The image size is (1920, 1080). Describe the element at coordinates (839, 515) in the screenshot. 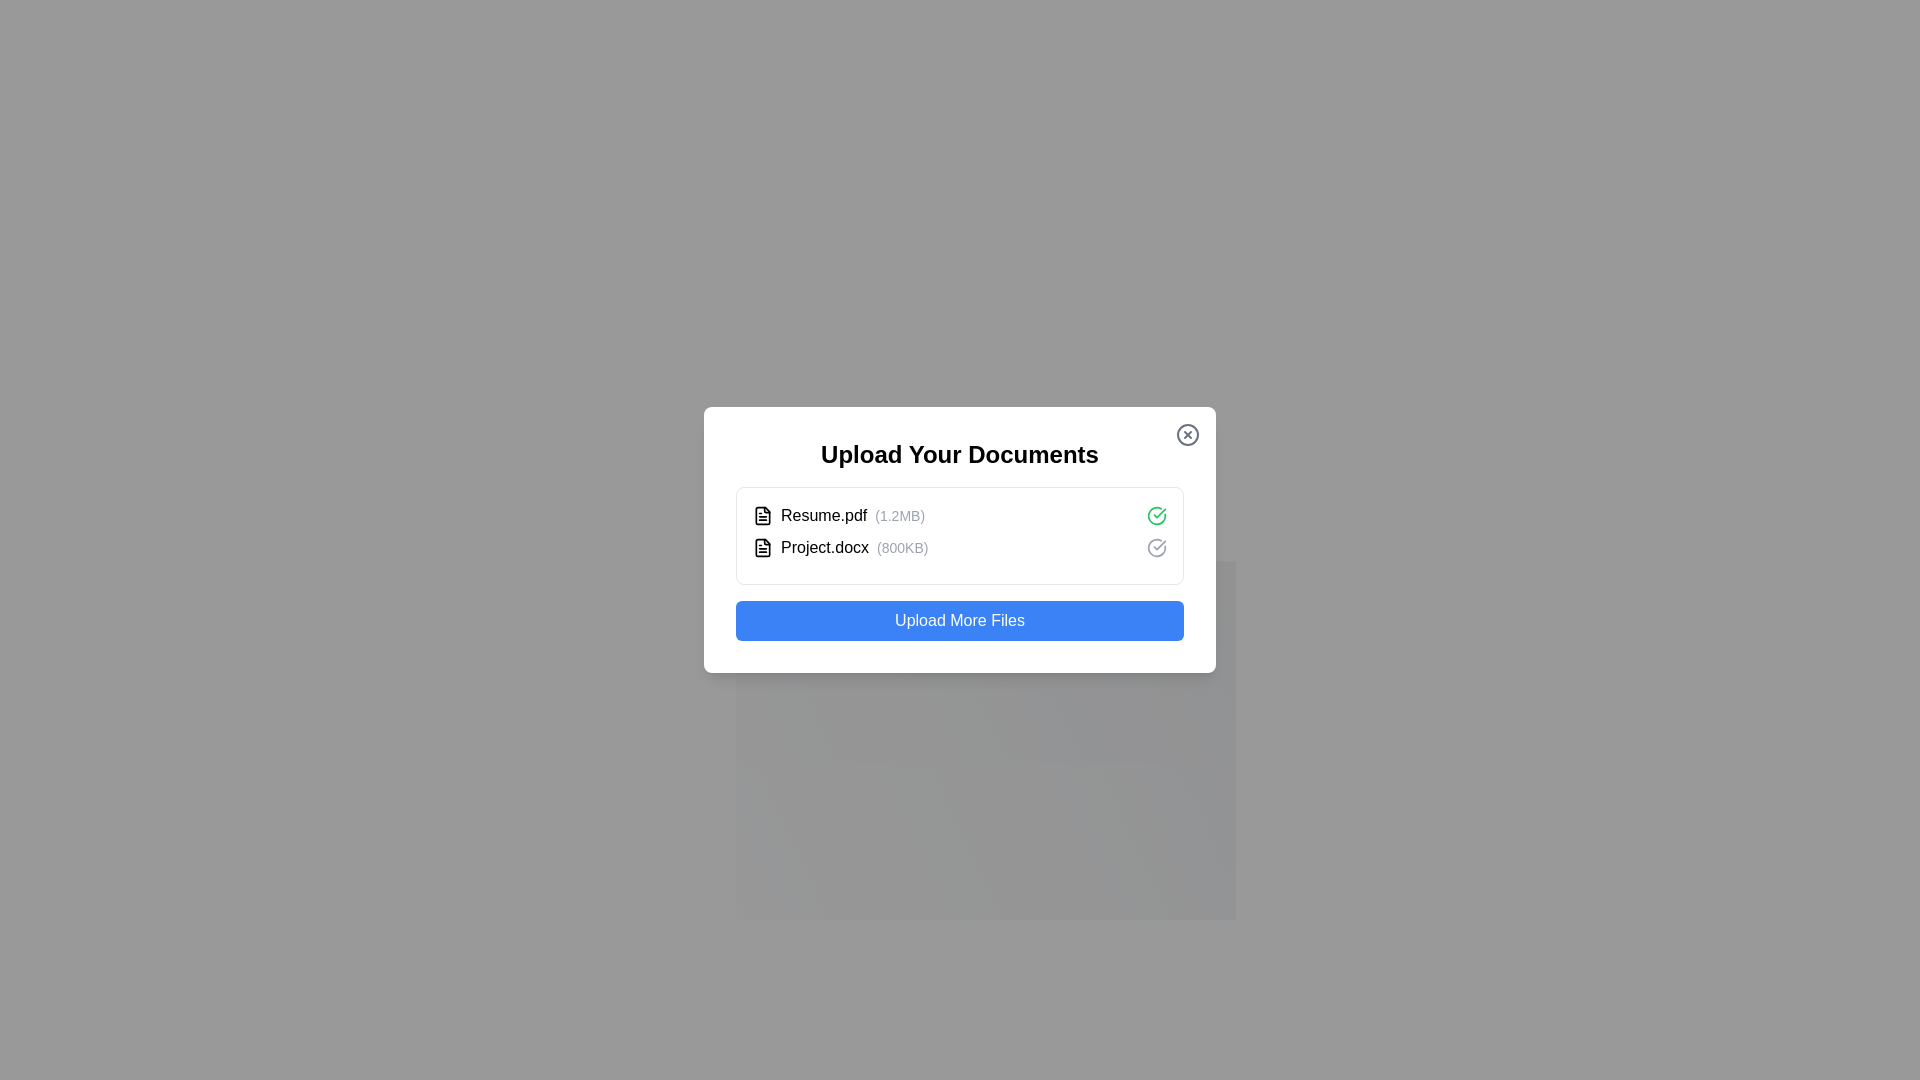

I see `the file name 'Resume.pdf' which is the first entry in the file list inside the modal pop-up` at that location.